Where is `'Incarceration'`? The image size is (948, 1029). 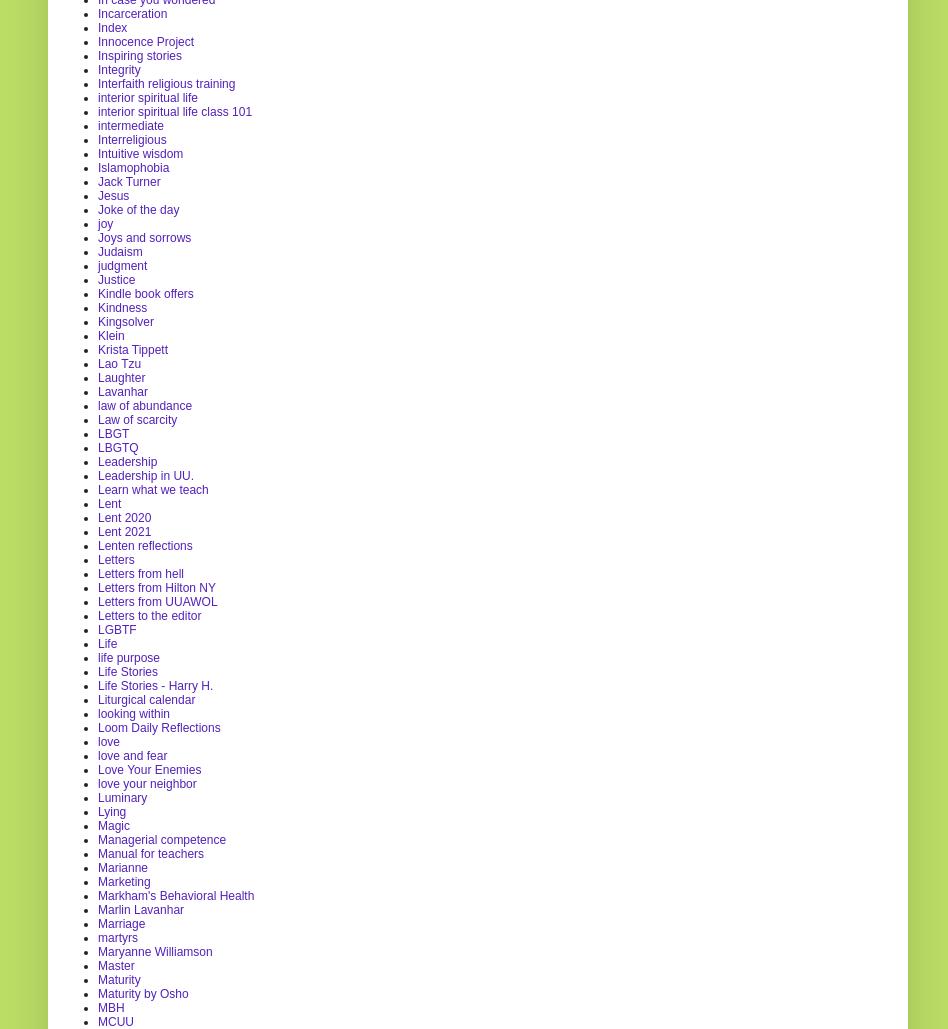 'Incarceration' is located at coordinates (131, 12).